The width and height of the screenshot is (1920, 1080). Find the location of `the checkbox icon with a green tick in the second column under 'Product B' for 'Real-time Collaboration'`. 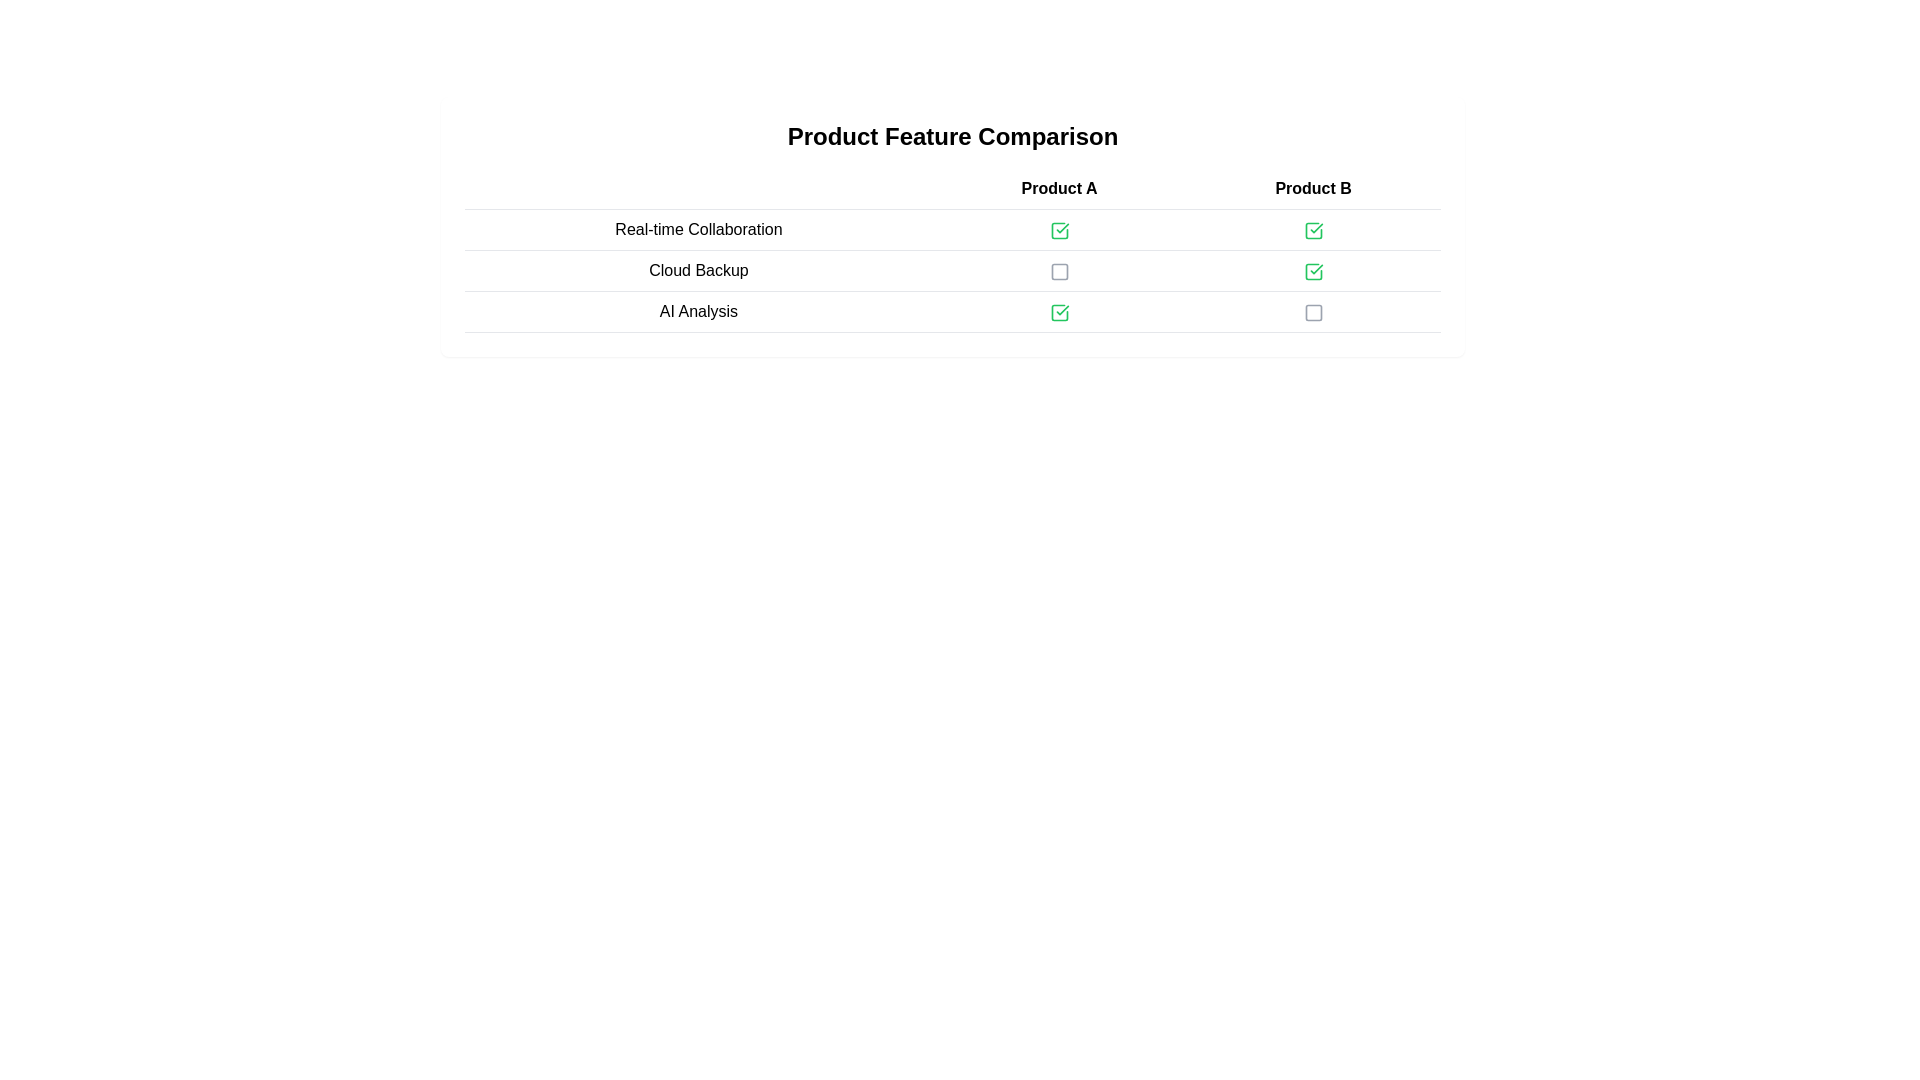

the checkbox icon with a green tick in the second column under 'Product B' for 'Real-time Collaboration' is located at coordinates (1313, 229).